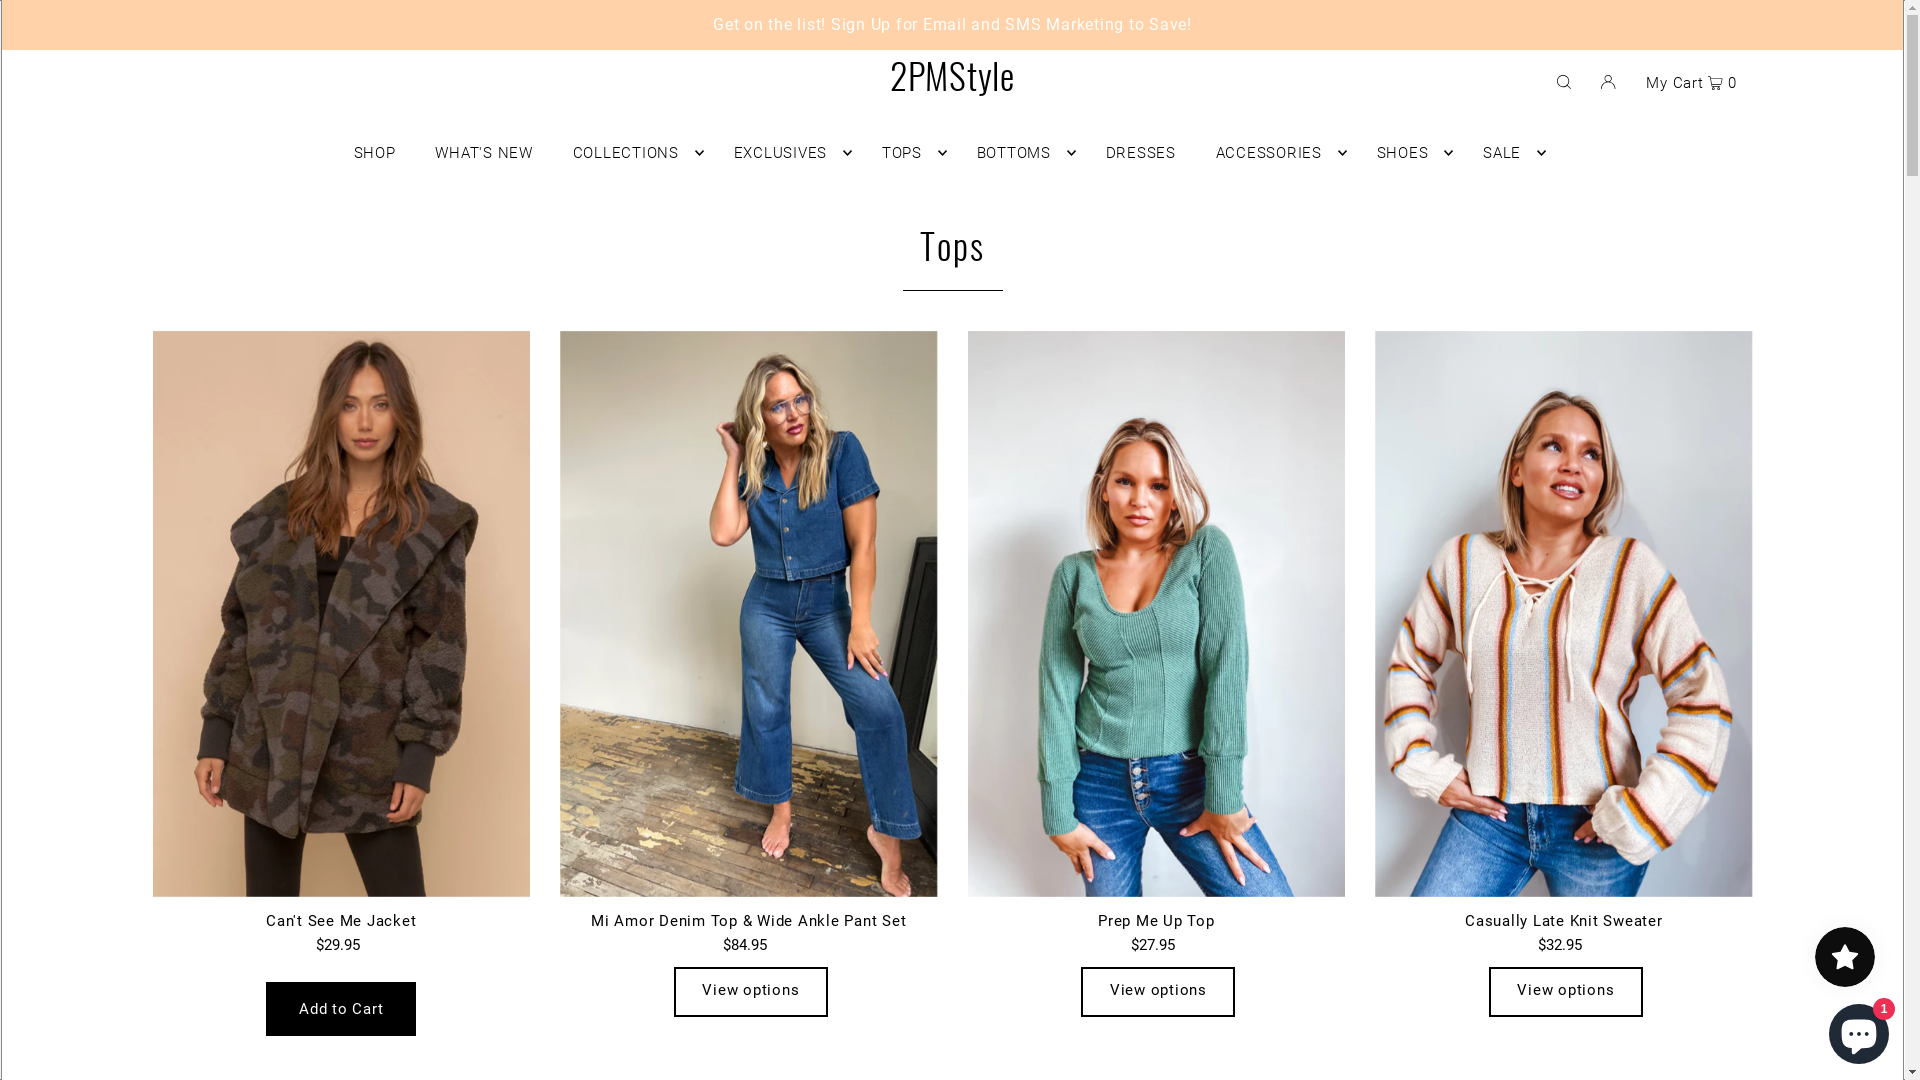  What do you see at coordinates (340, 921) in the screenshot?
I see `'Can't See Me Jacket'` at bounding box center [340, 921].